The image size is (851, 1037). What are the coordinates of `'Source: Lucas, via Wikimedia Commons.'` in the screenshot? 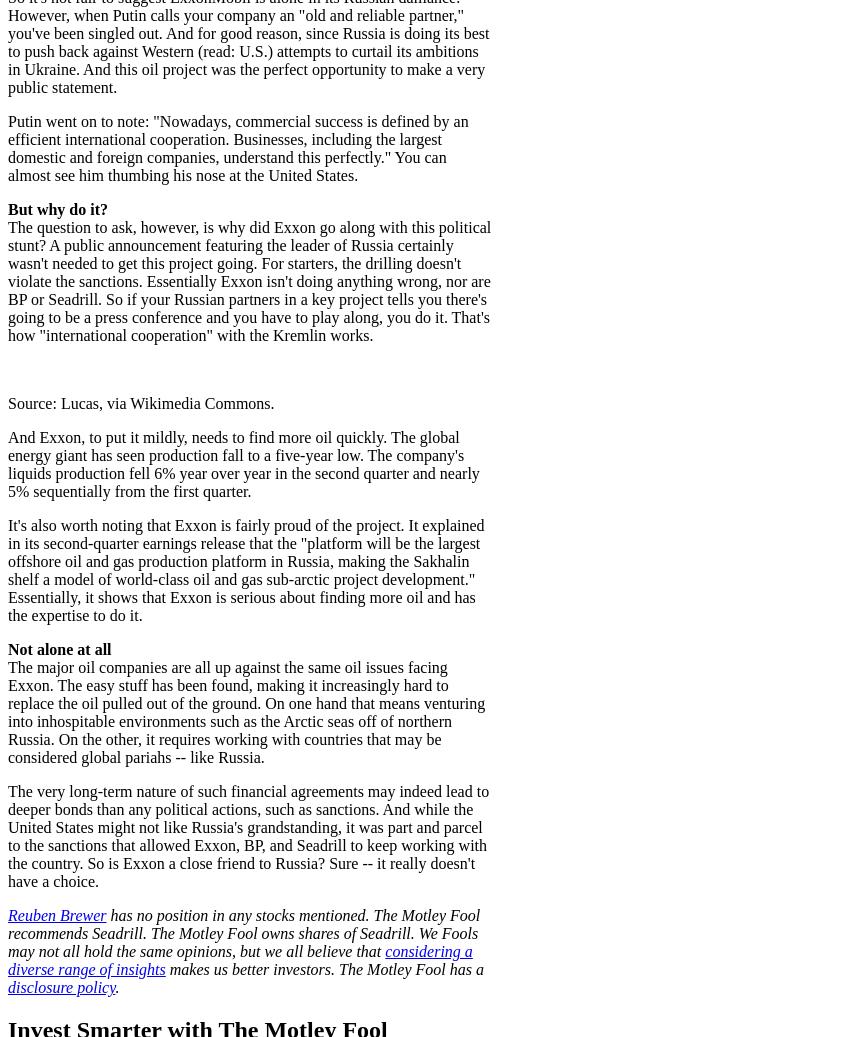 It's located at (141, 401).